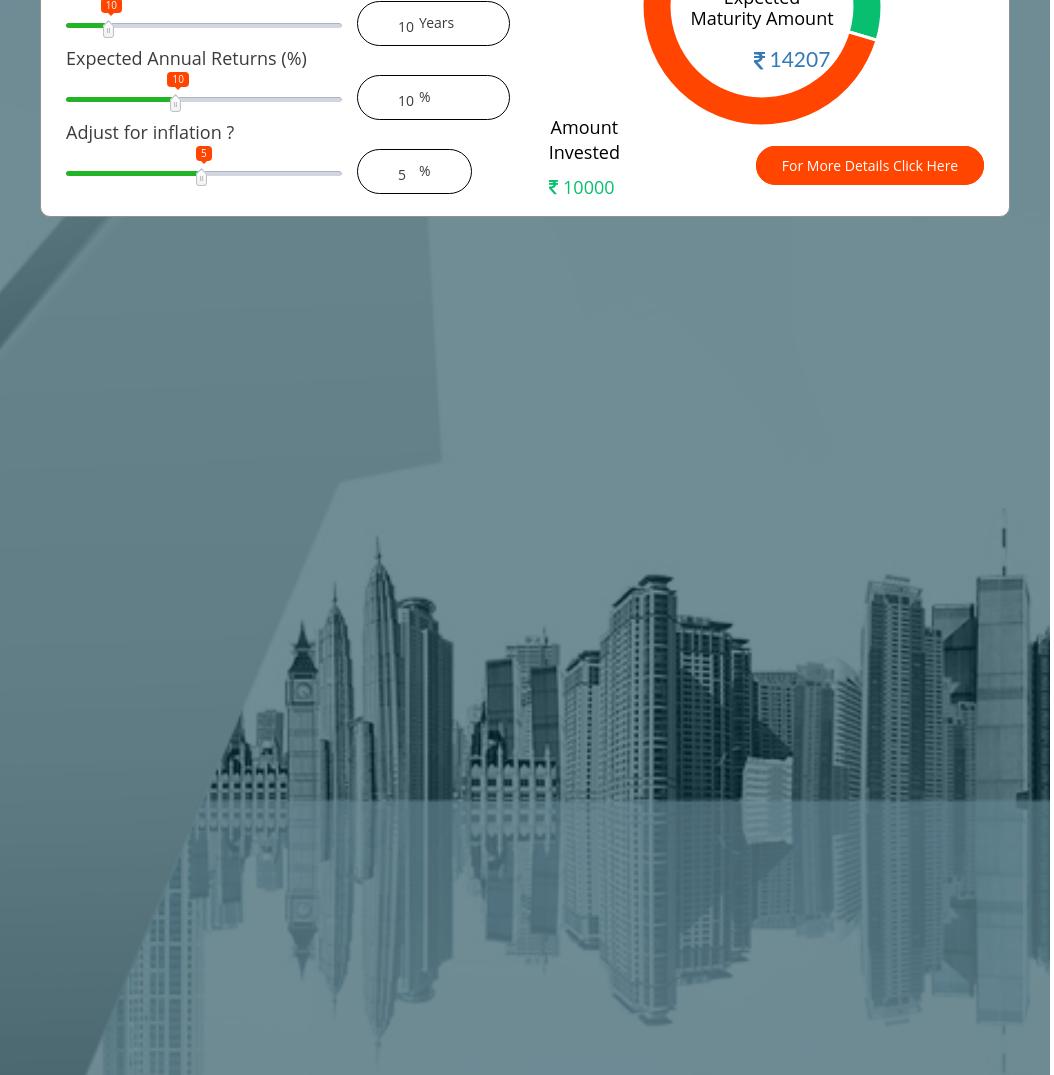  Describe the element at coordinates (781, 164) in the screenshot. I see `'For More Details Click Here'` at that location.